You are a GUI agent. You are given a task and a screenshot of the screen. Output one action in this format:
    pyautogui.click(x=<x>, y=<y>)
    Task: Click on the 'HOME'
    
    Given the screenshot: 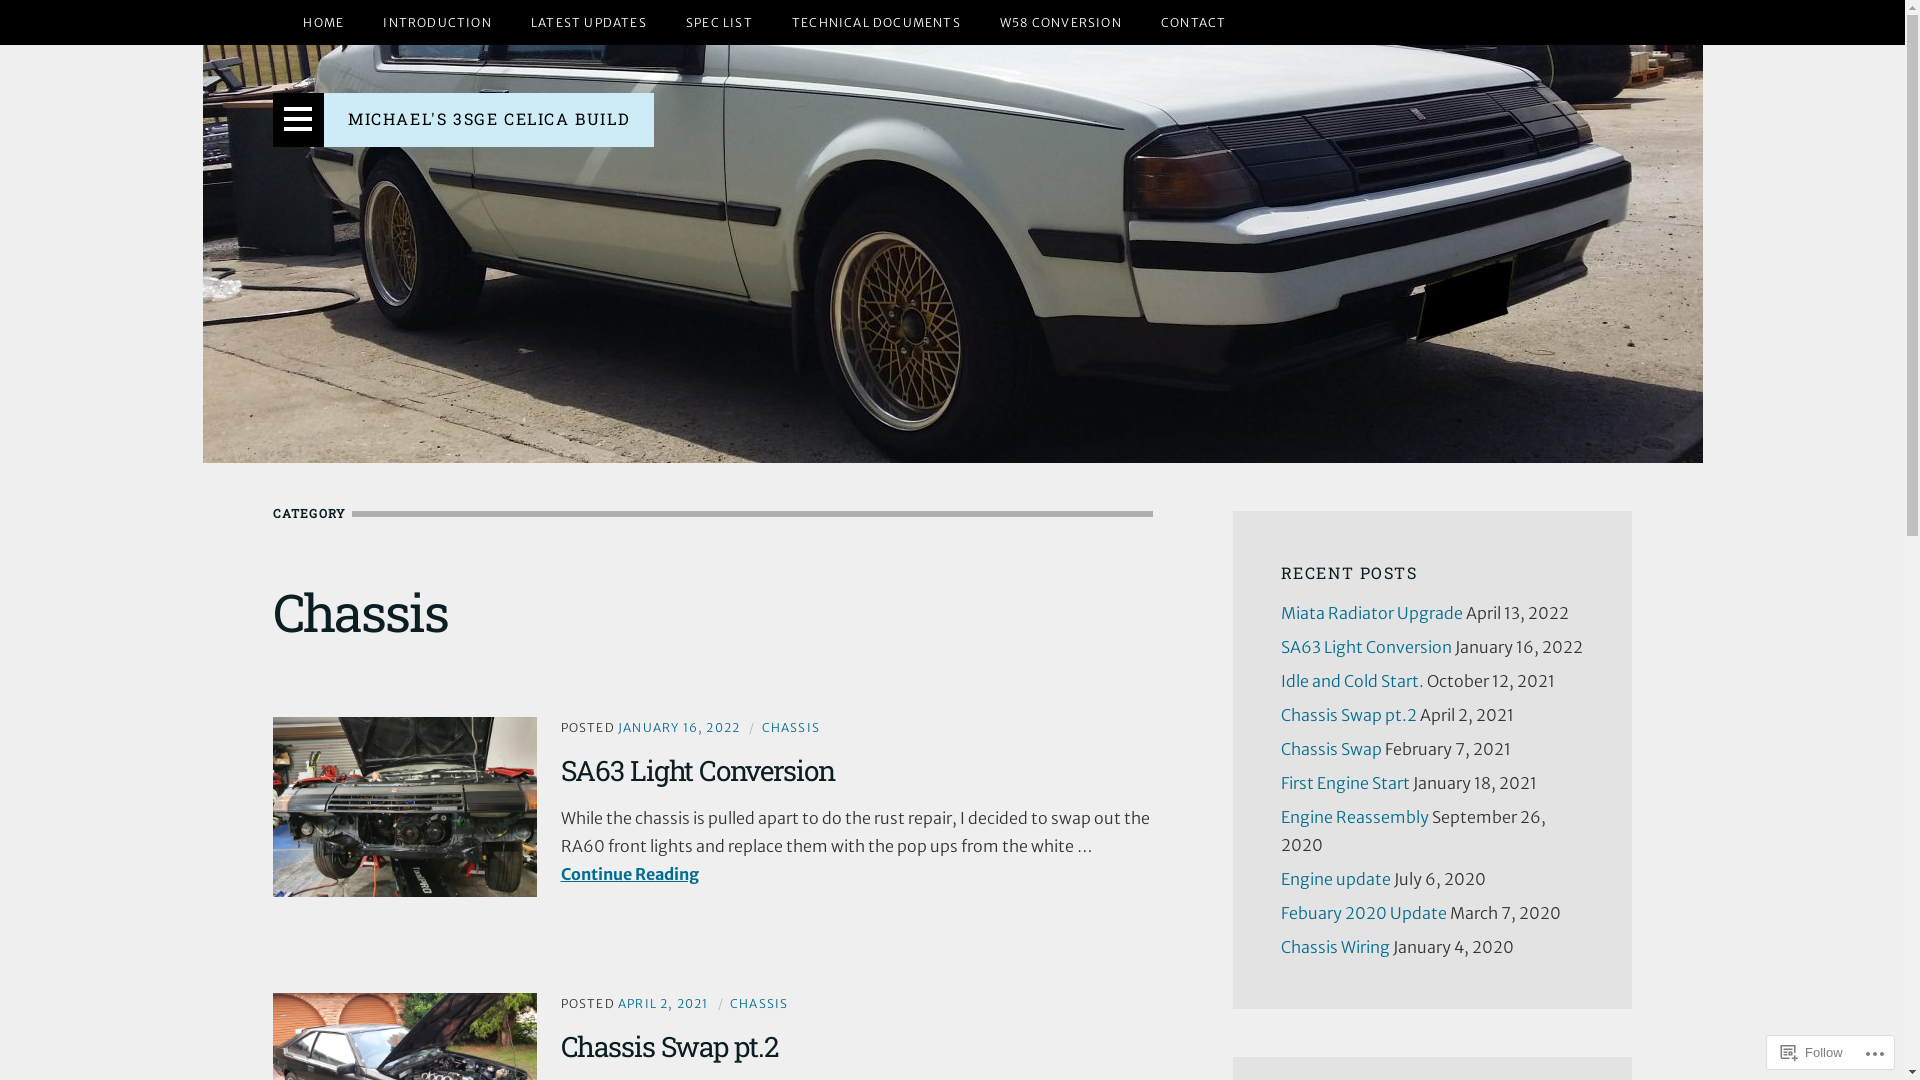 What is the action you would take?
    pyautogui.click(x=323, y=22)
    